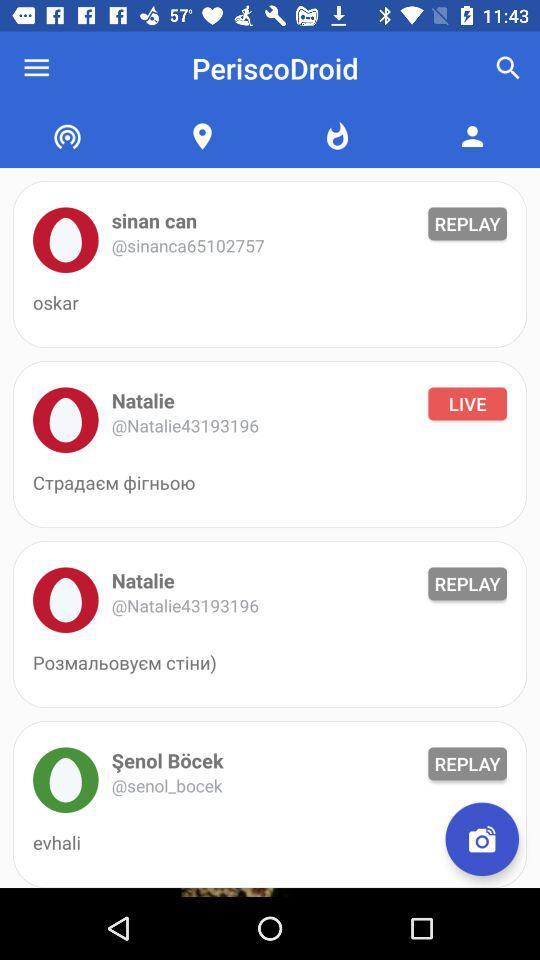  What do you see at coordinates (65, 240) in the screenshot?
I see `sinan can profile picture` at bounding box center [65, 240].